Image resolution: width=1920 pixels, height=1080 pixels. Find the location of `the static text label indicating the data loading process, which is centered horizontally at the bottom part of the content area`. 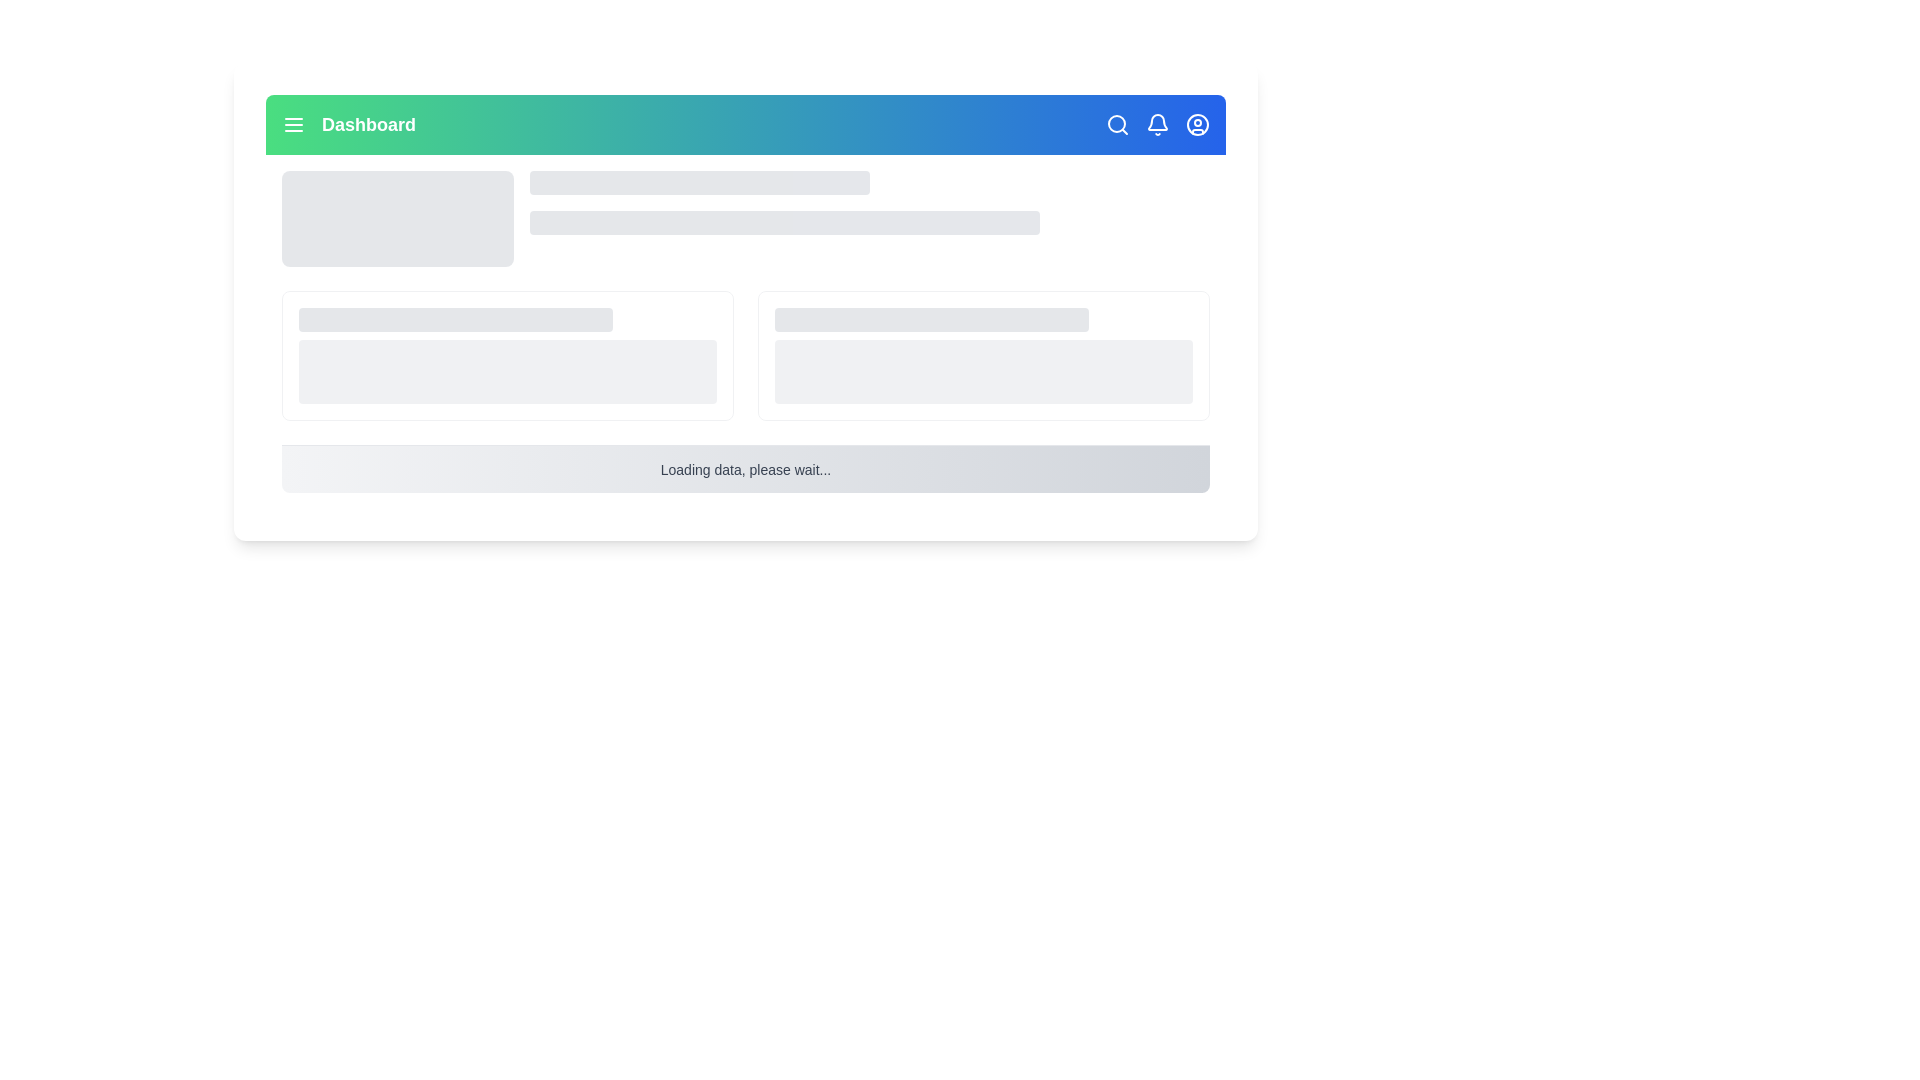

the static text label indicating the data loading process, which is centered horizontally at the bottom part of the content area is located at coordinates (744, 469).